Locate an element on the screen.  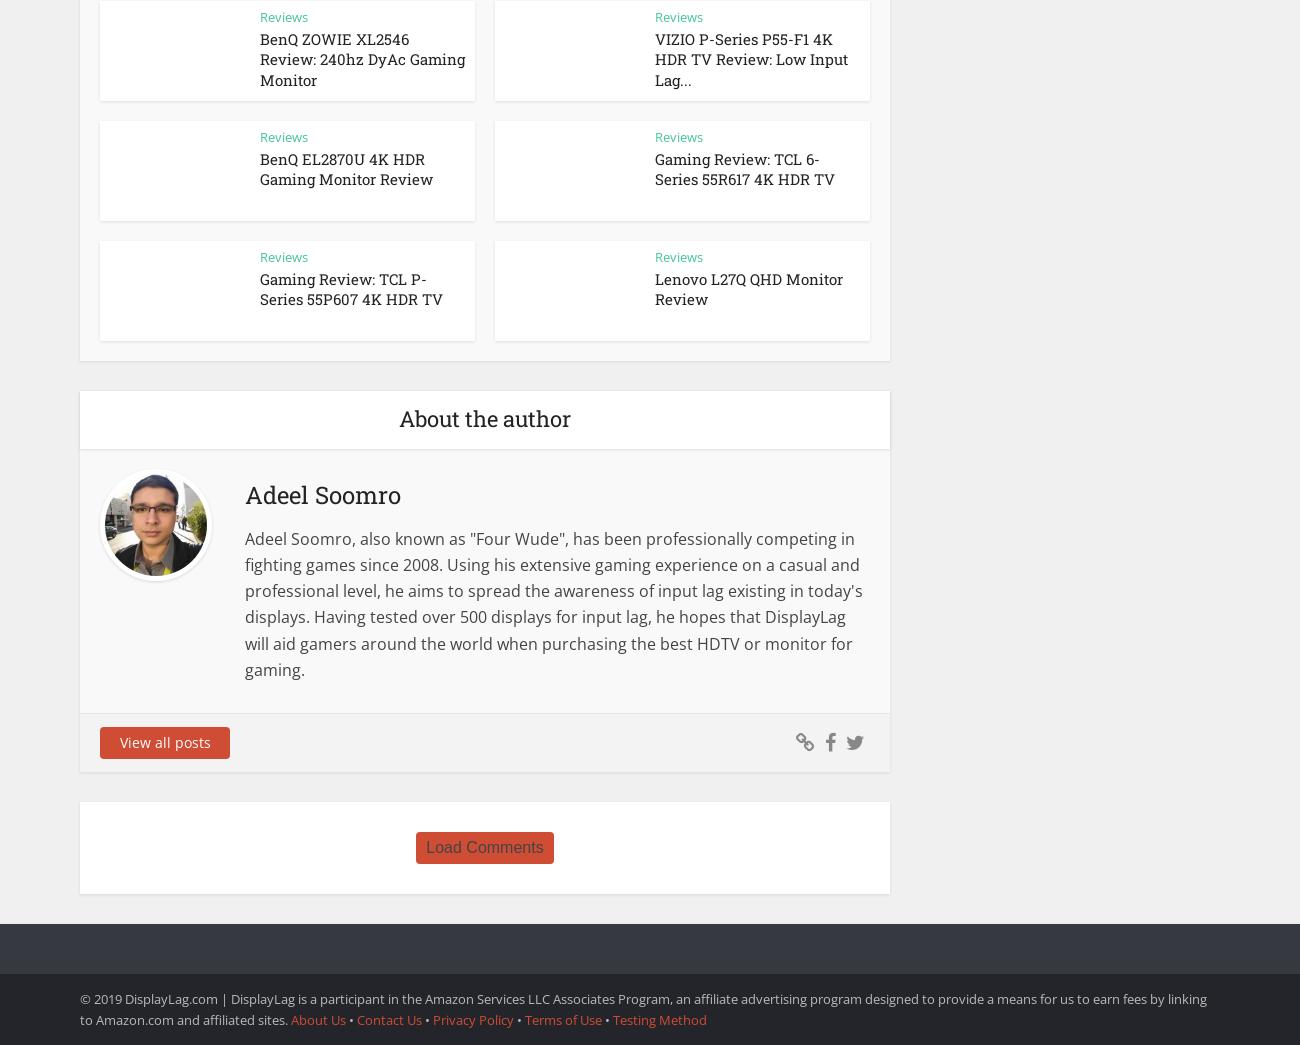
'Load Comments' is located at coordinates (483, 845).